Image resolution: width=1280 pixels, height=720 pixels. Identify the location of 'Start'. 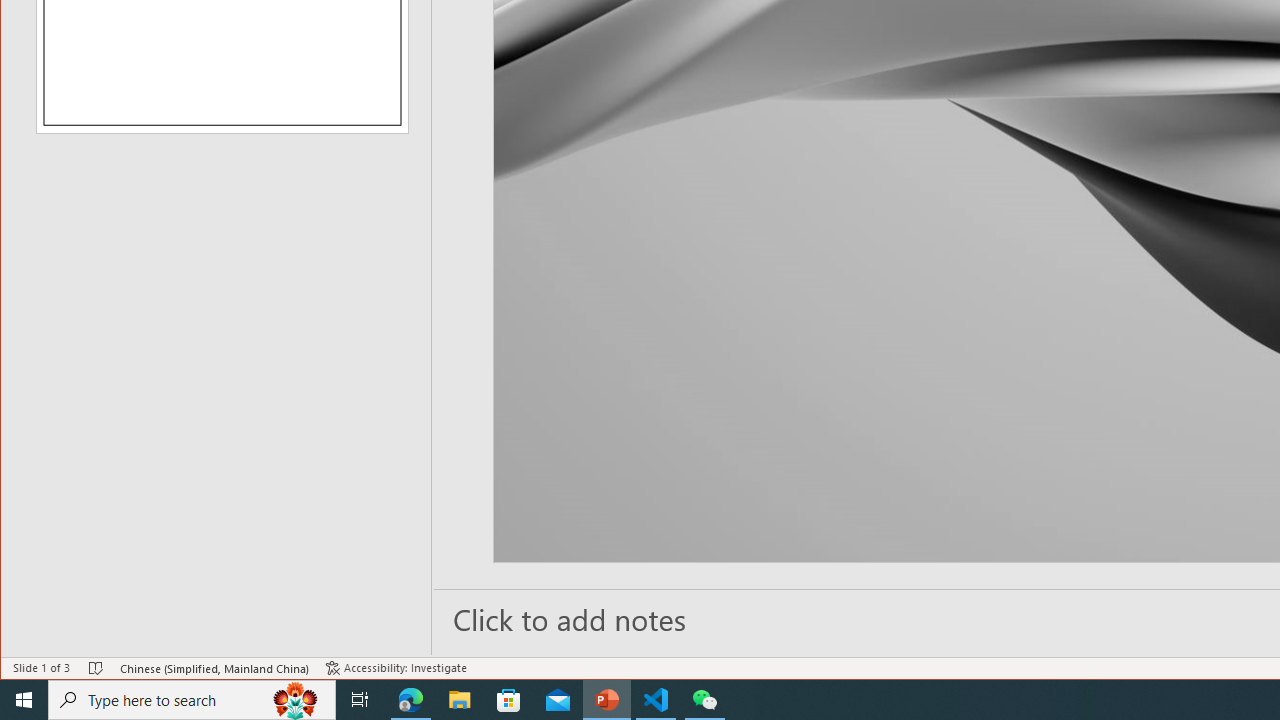
(24, 698).